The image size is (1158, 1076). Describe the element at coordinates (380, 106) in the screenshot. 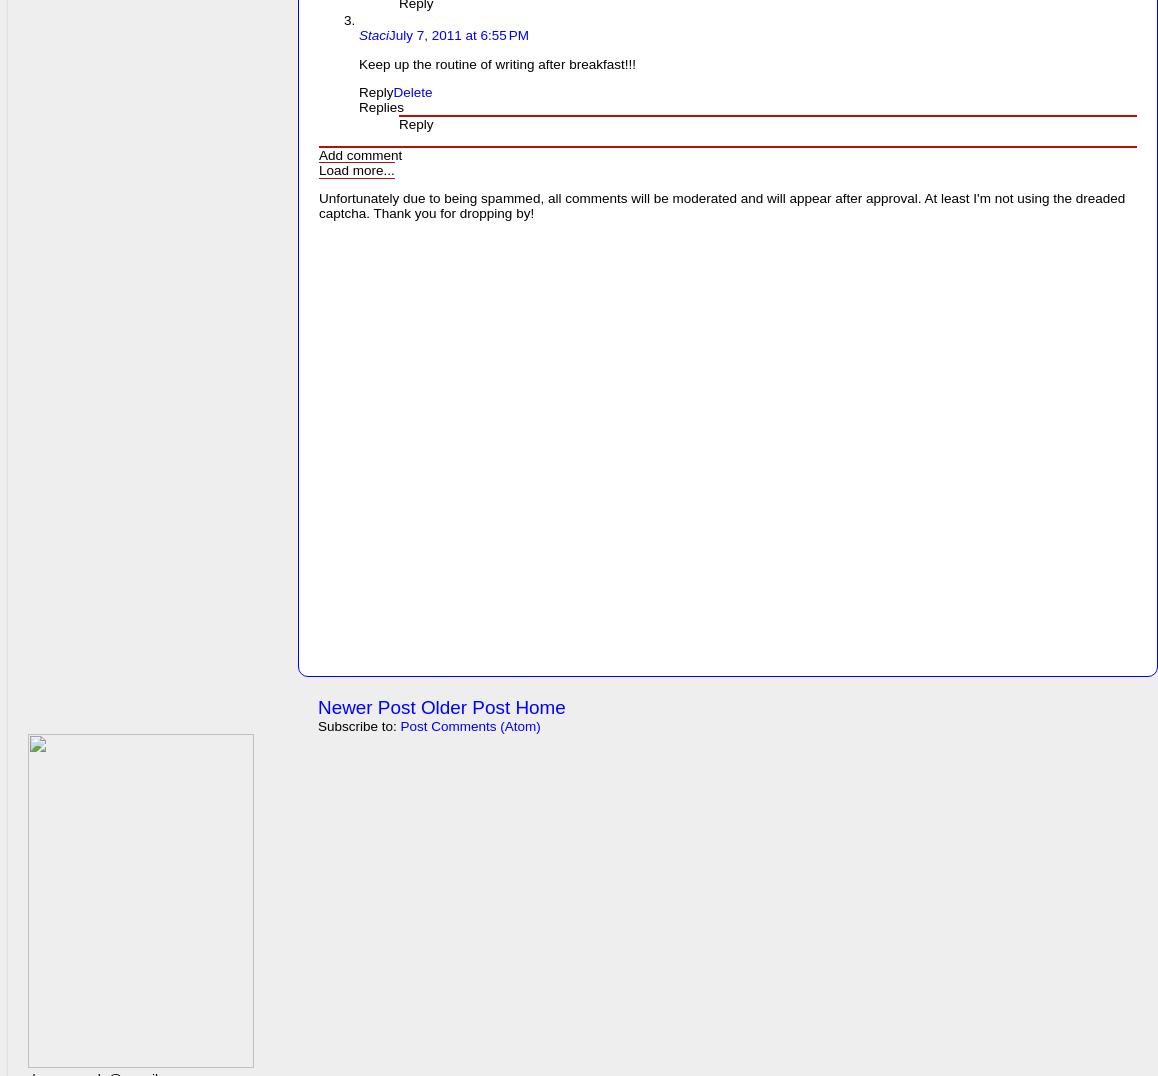

I see `'Replies'` at that location.